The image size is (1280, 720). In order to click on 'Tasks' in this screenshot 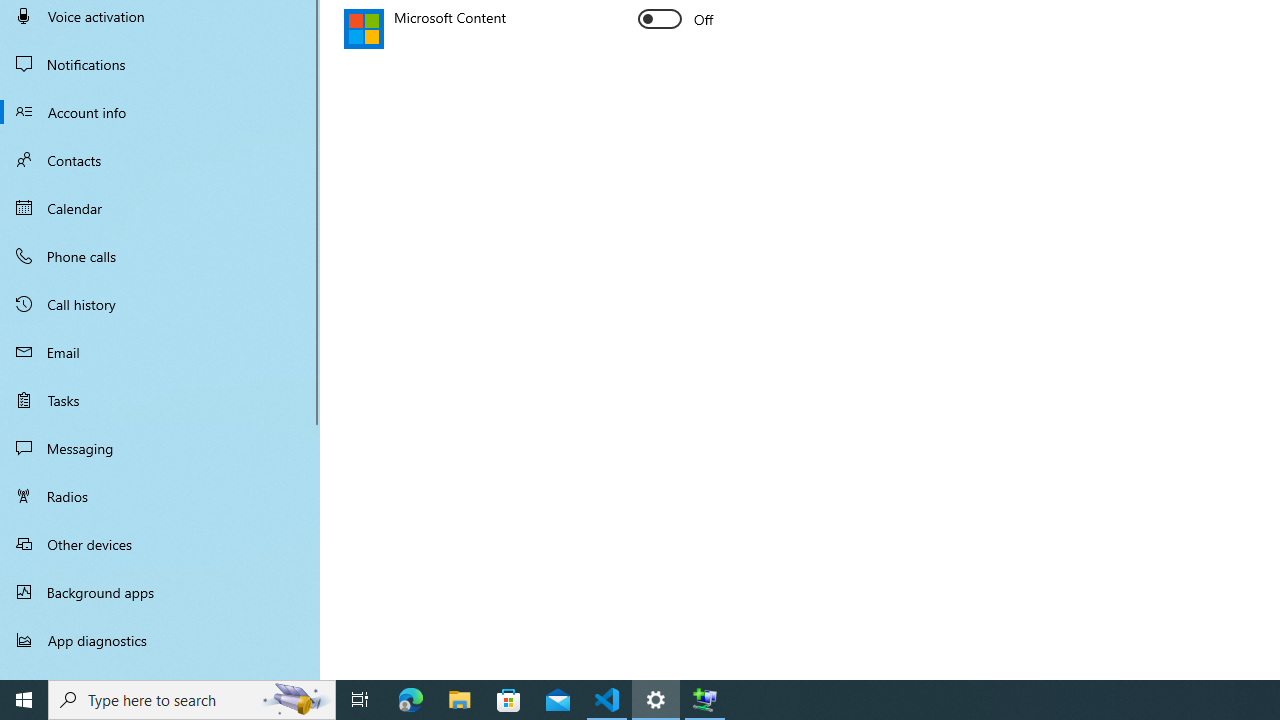, I will do `click(160, 399)`.